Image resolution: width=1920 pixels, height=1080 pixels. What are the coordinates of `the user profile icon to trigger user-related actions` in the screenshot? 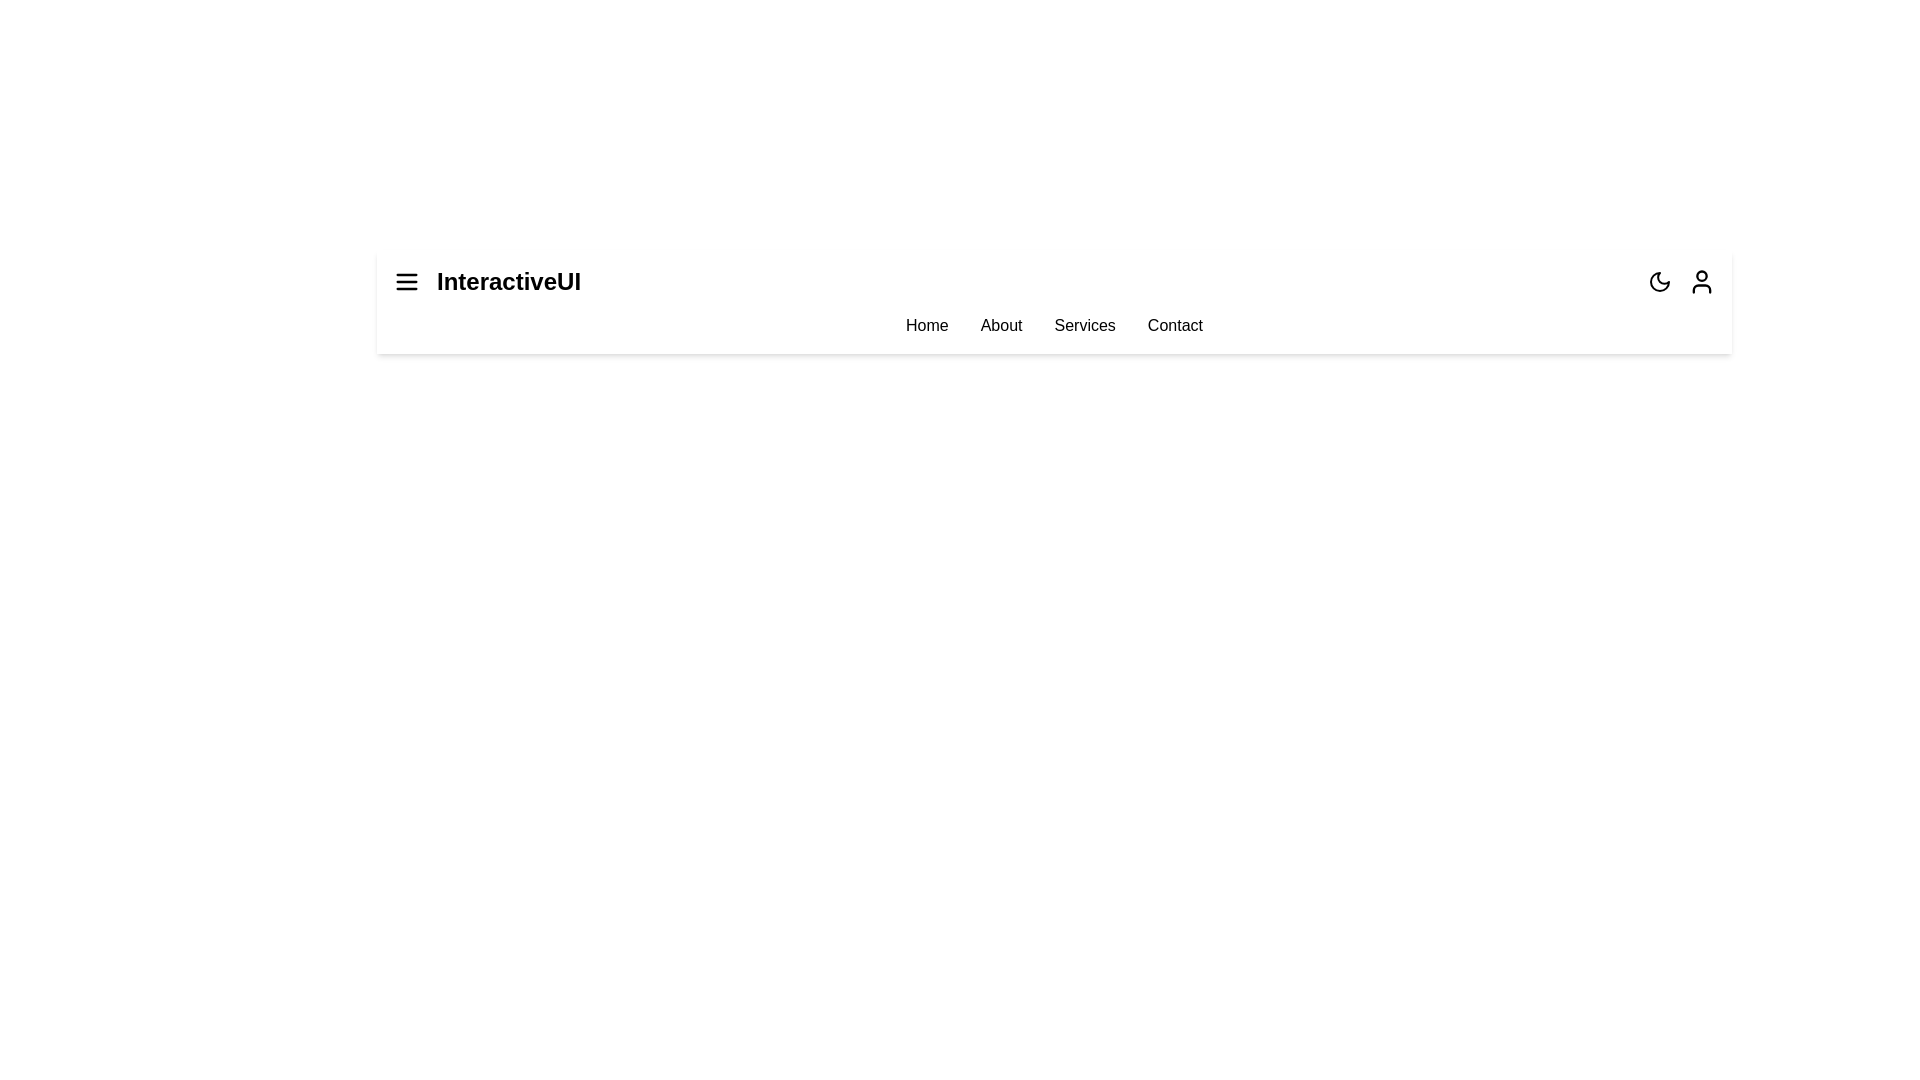 It's located at (1701, 281).